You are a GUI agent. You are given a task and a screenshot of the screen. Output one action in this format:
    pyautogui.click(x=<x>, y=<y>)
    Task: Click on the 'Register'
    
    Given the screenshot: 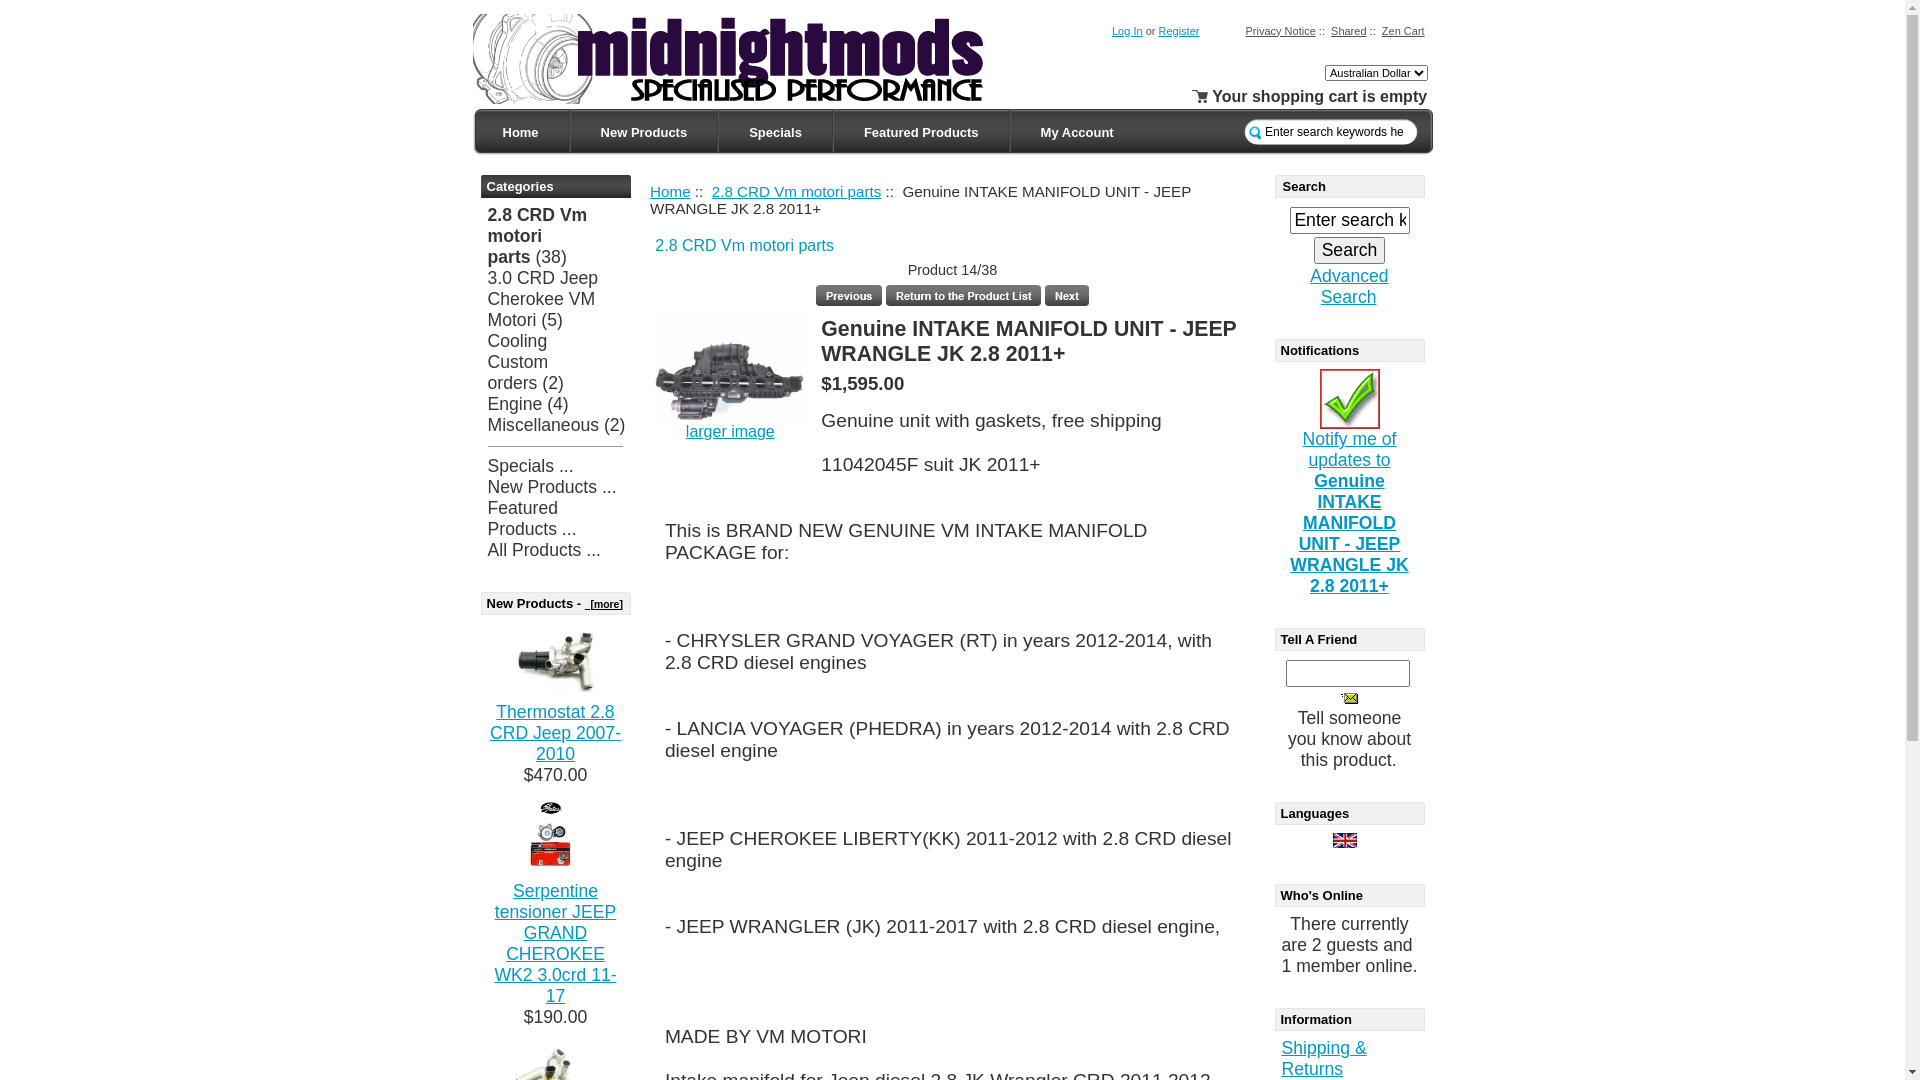 What is the action you would take?
    pyautogui.click(x=1178, y=30)
    